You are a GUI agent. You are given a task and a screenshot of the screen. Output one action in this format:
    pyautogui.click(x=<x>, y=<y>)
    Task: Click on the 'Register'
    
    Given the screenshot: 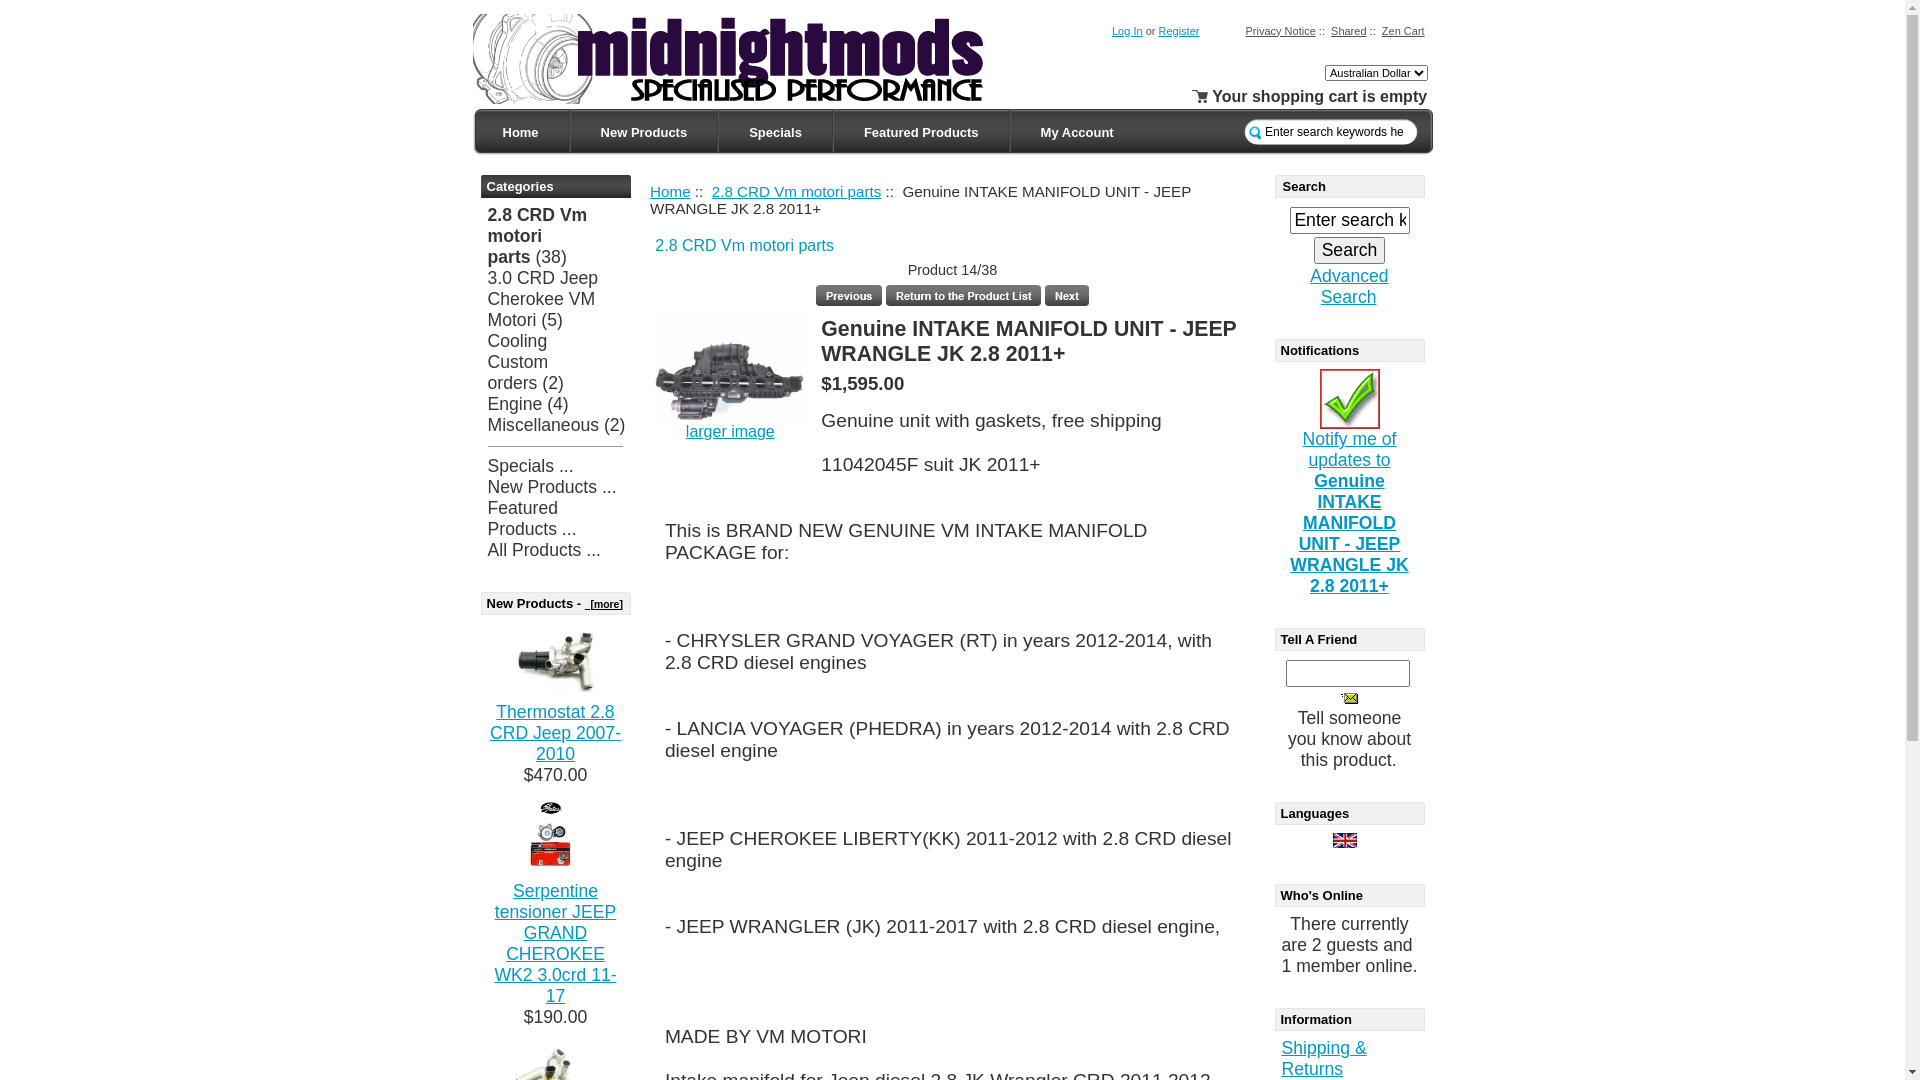 What is the action you would take?
    pyautogui.click(x=1178, y=30)
    